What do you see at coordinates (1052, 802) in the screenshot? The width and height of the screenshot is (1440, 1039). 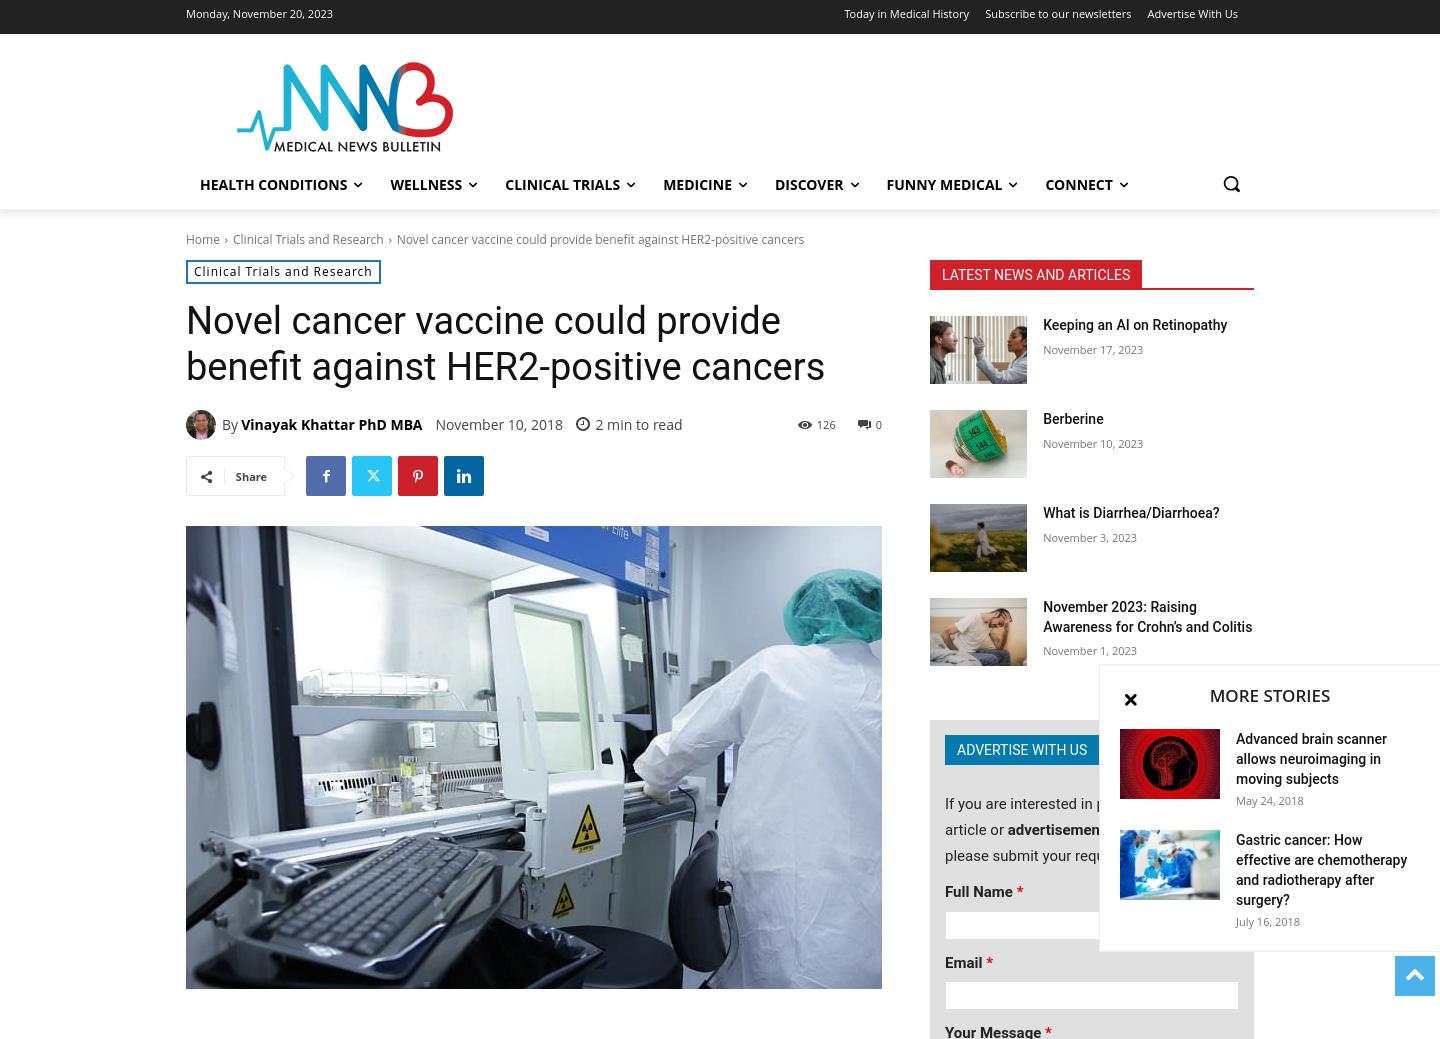 I see `'If you are interested in placing a'` at bounding box center [1052, 802].